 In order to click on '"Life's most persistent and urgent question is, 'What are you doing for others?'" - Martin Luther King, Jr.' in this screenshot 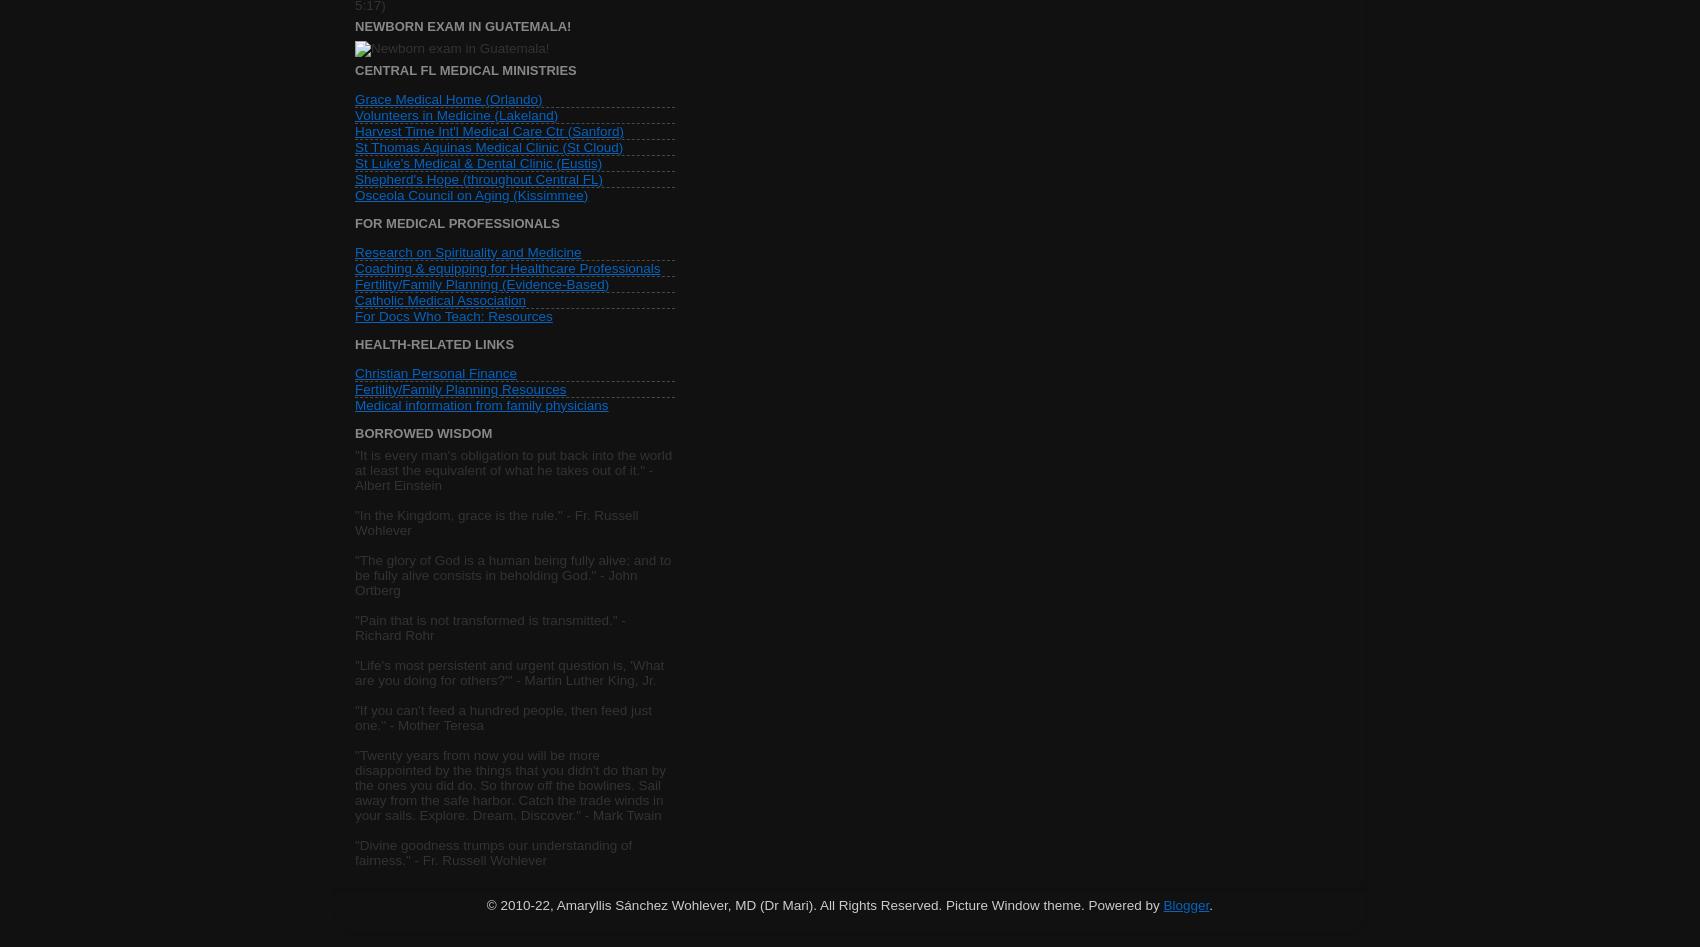, I will do `click(509, 670)`.